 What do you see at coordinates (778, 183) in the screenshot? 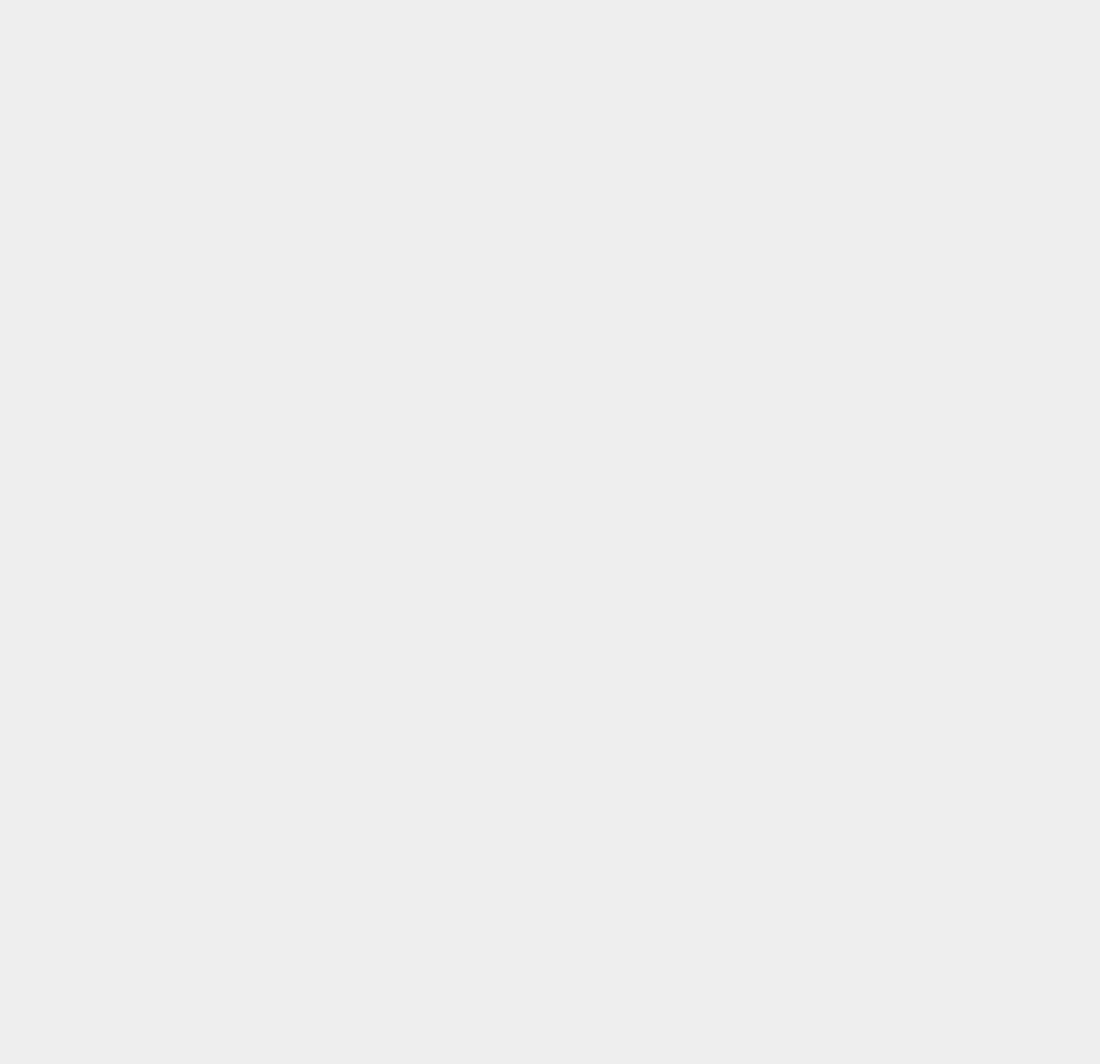
I see `'iPhone 3G'` at bounding box center [778, 183].